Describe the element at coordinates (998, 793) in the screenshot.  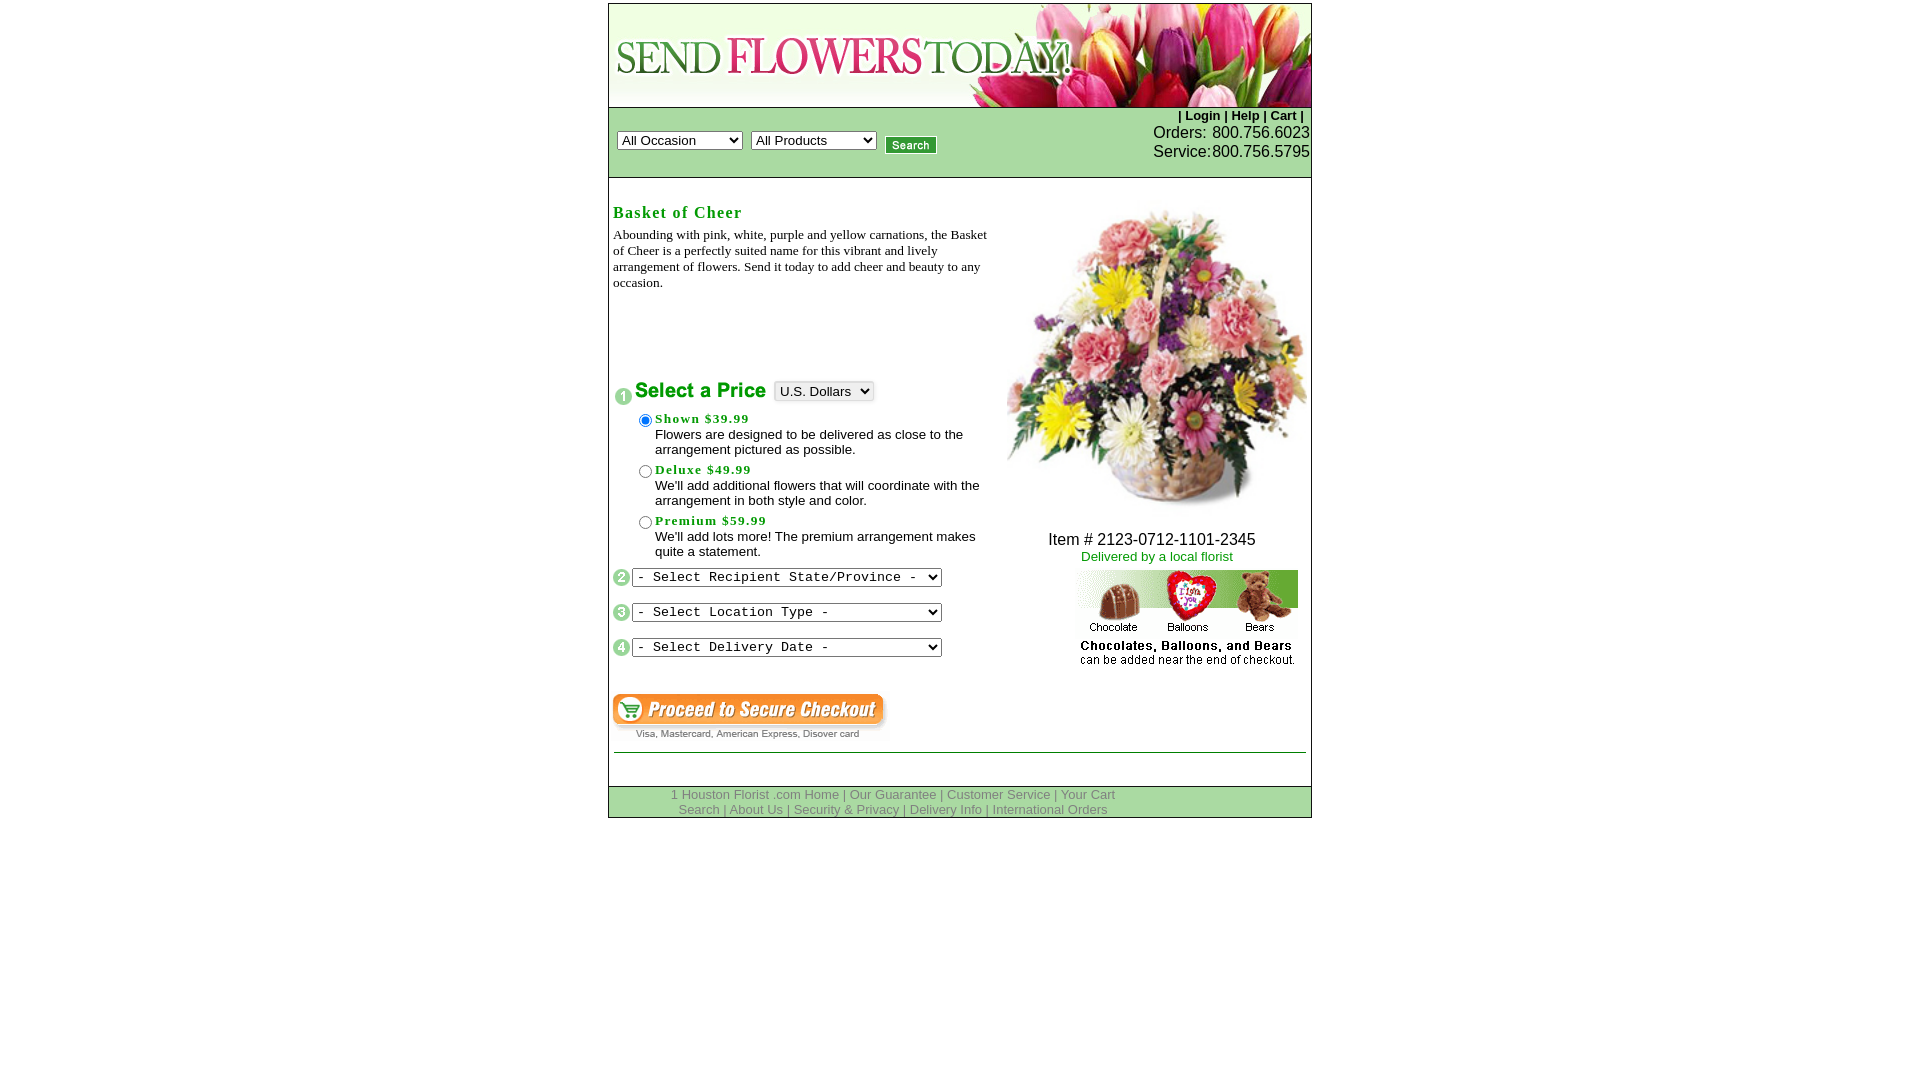
I see `'Customer Service'` at that location.